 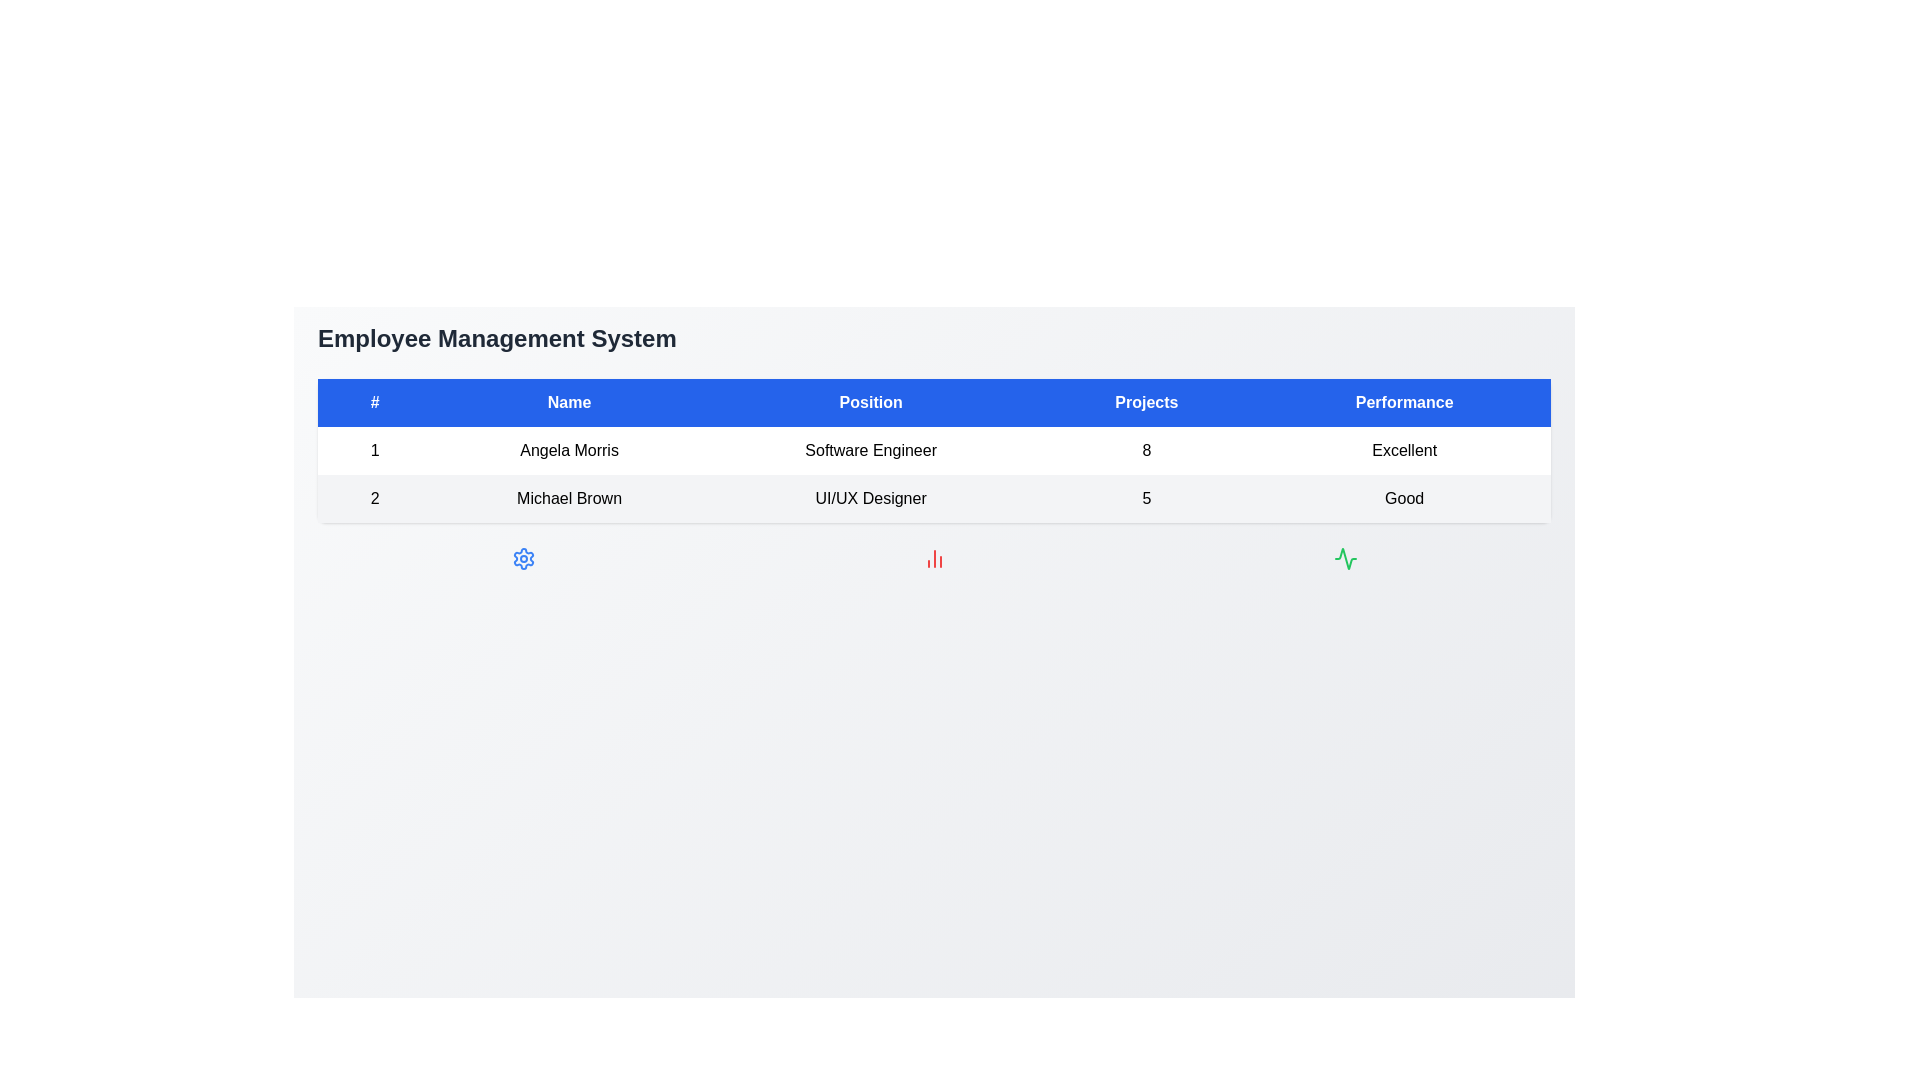 What do you see at coordinates (375, 497) in the screenshot?
I see `the text content representing the order identifier '2' located in the first column of the second row of the table, adjacent to 'Michael Brown'` at bounding box center [375, 497].